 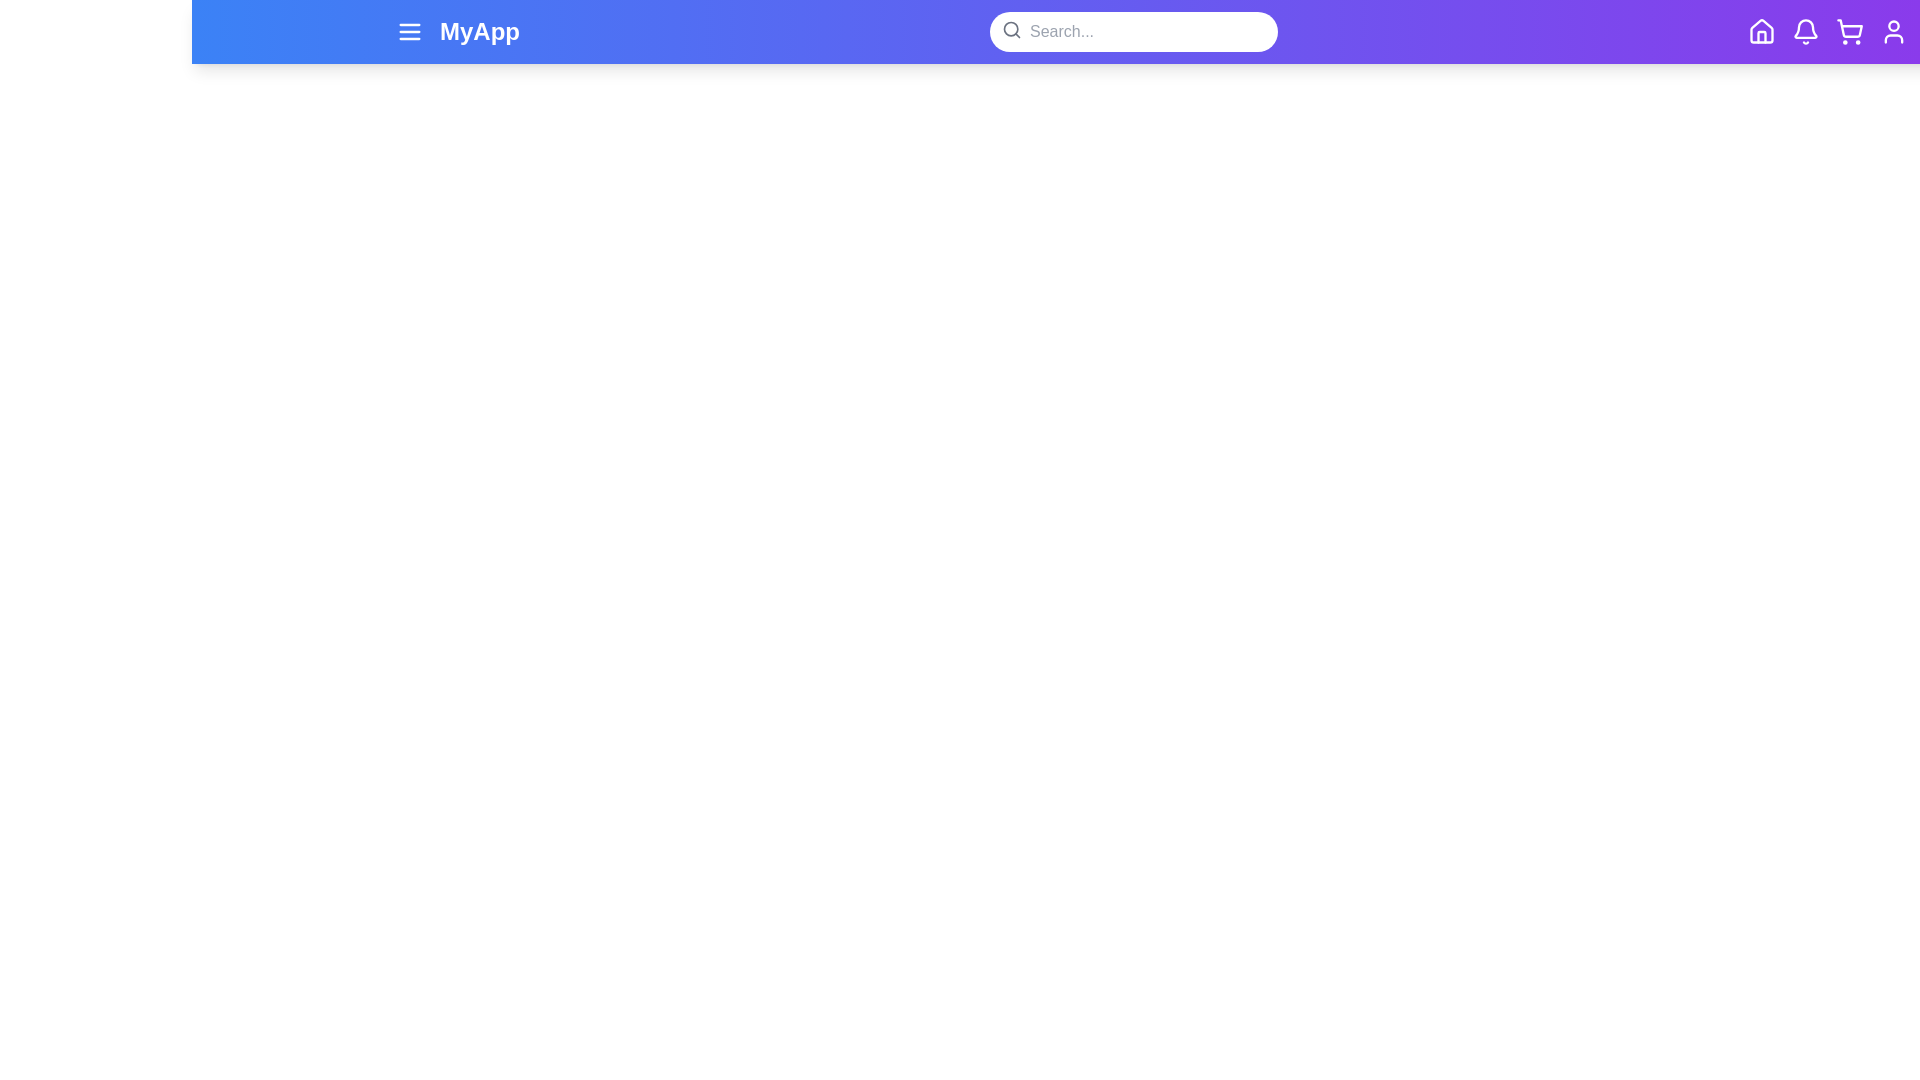 I want to click on the user button in the navigation bar, so click(x=1893, y=31).